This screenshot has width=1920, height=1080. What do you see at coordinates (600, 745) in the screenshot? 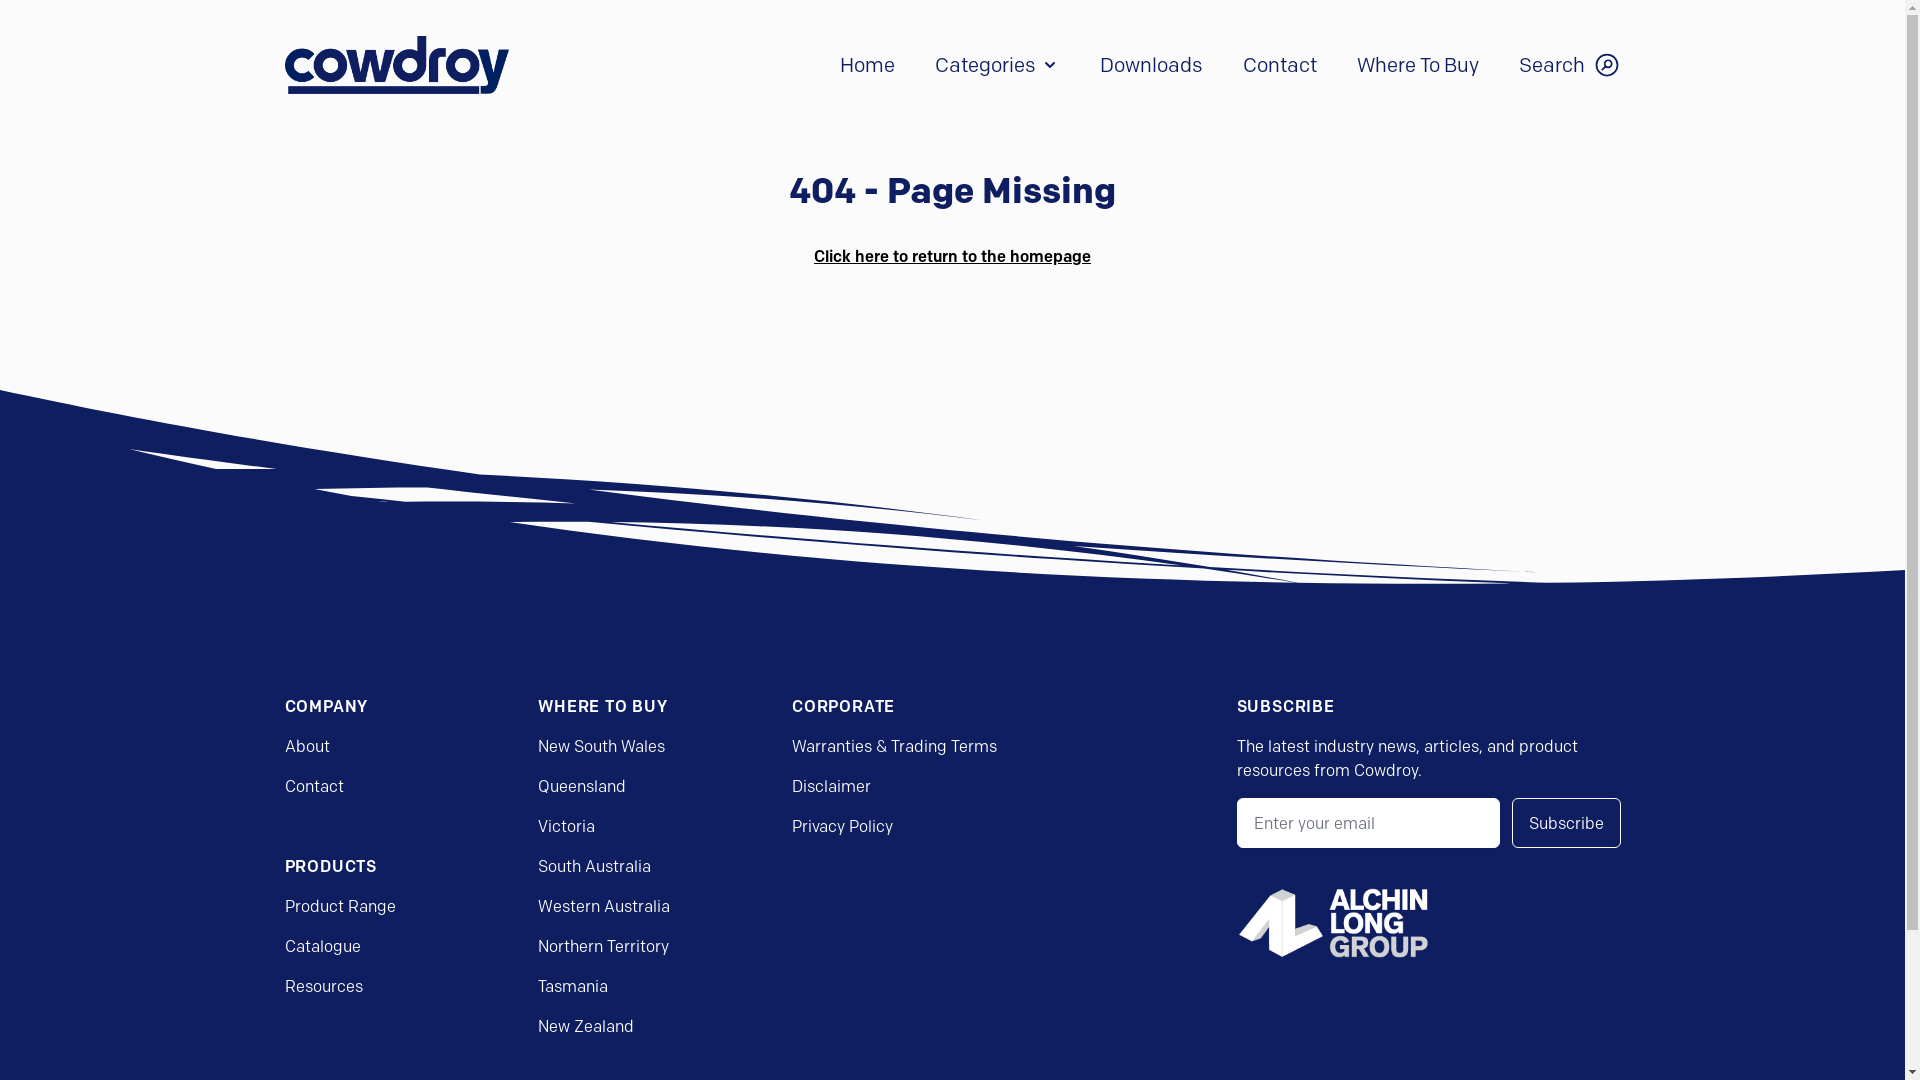
I see `'New South Wales'` at bounding box center [600, 745].